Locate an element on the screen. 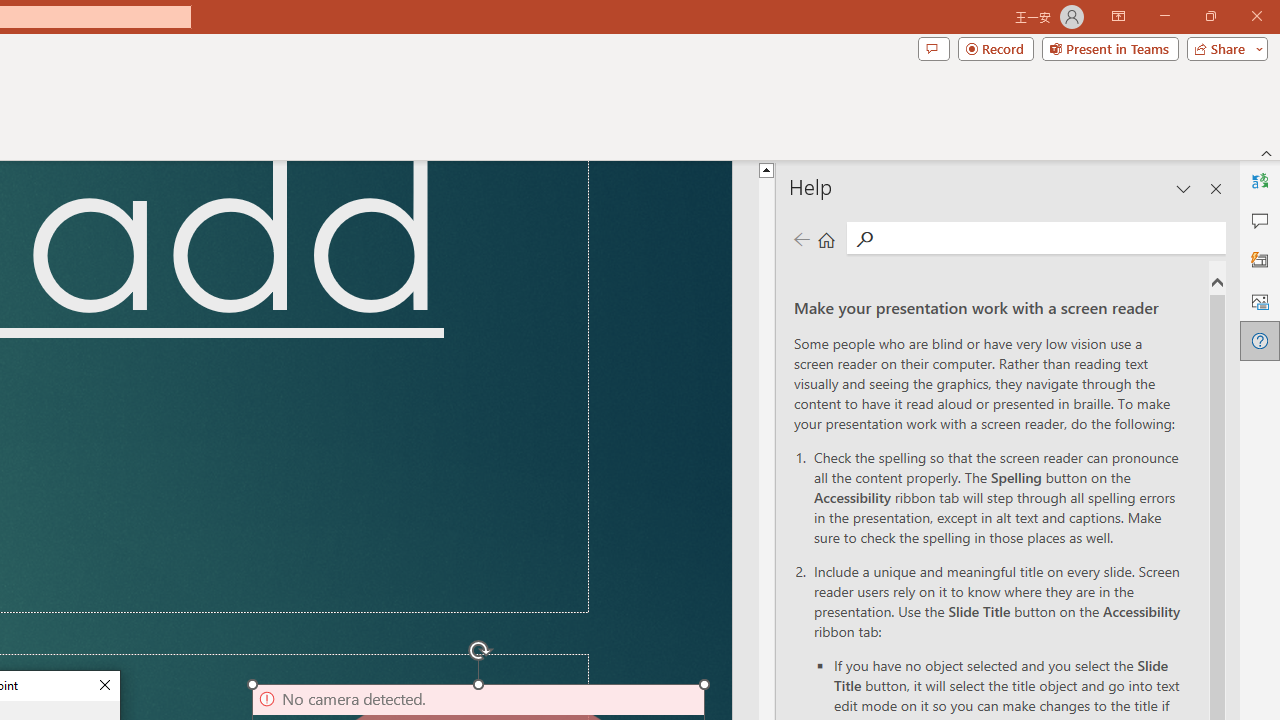  'Restore Down' is located at coordinates (1172, 32).